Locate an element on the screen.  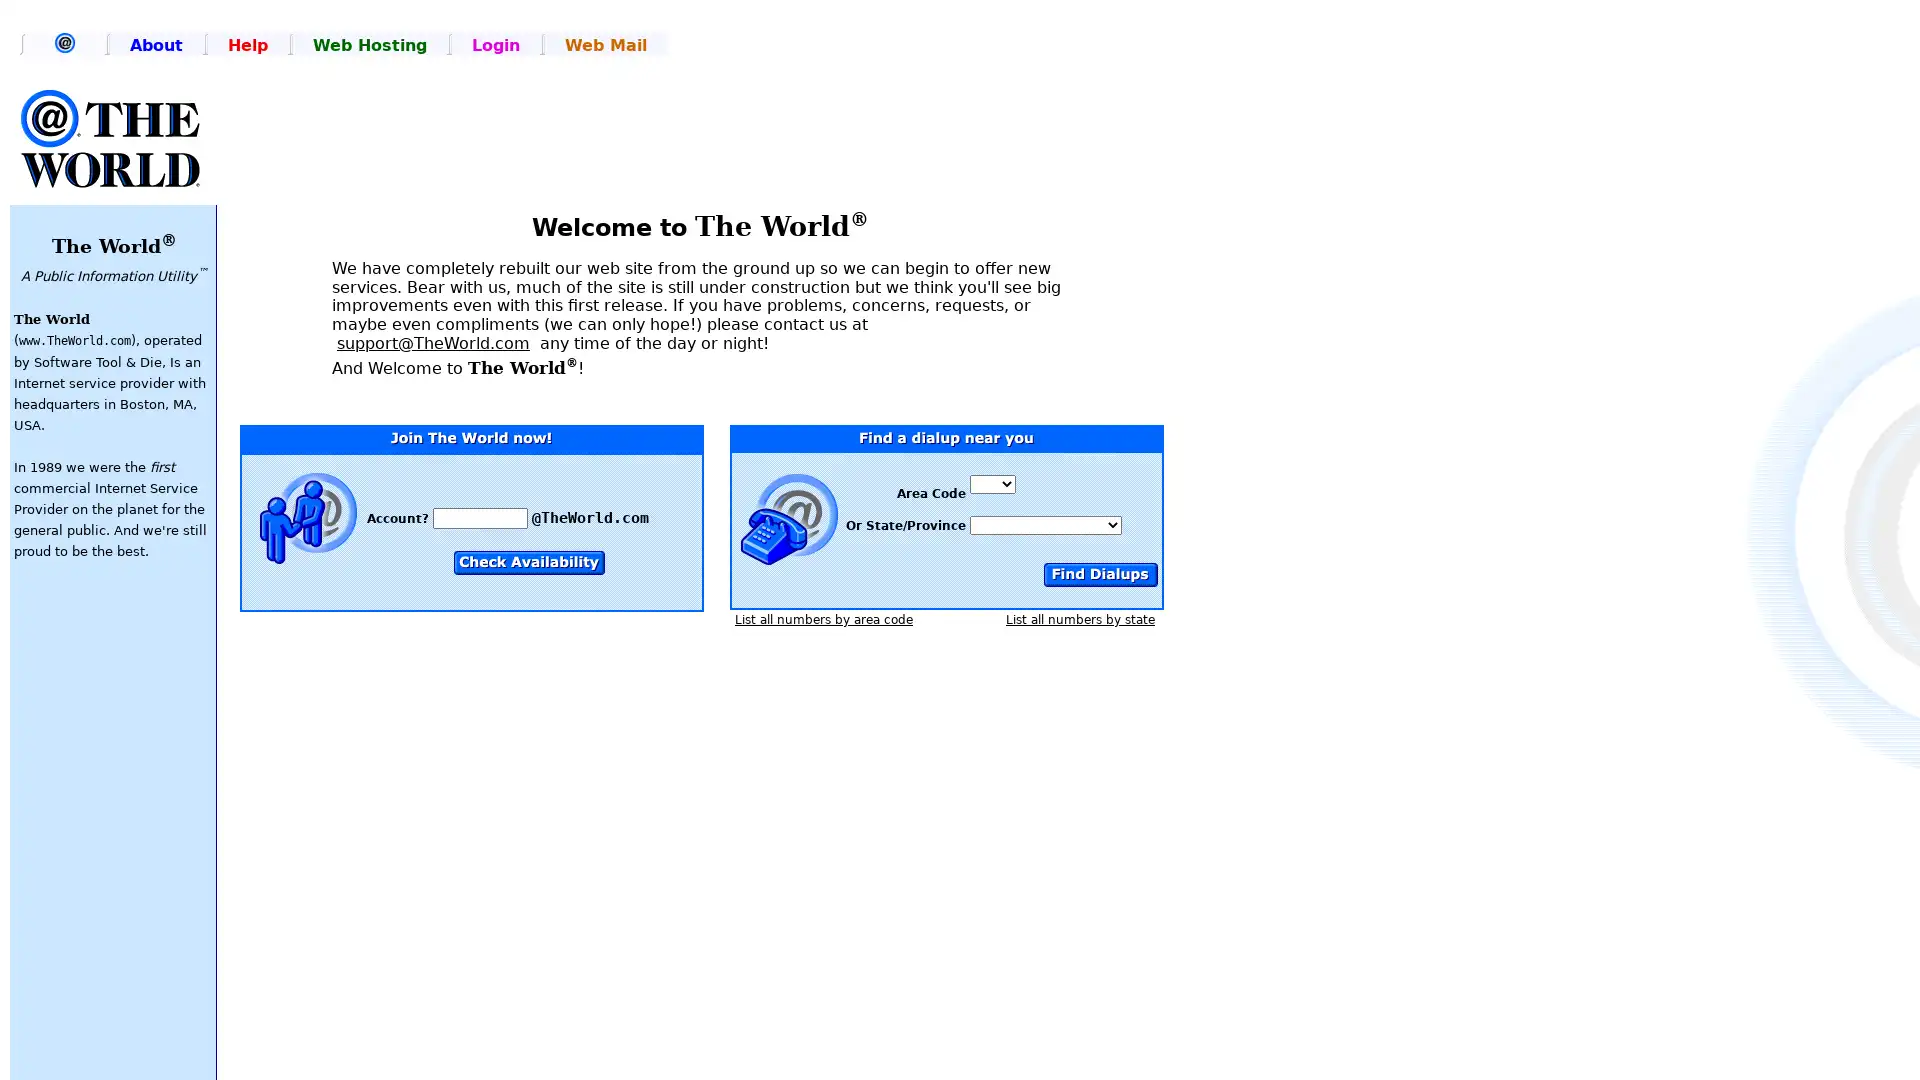
Submit is located at coordinates (529, 562).